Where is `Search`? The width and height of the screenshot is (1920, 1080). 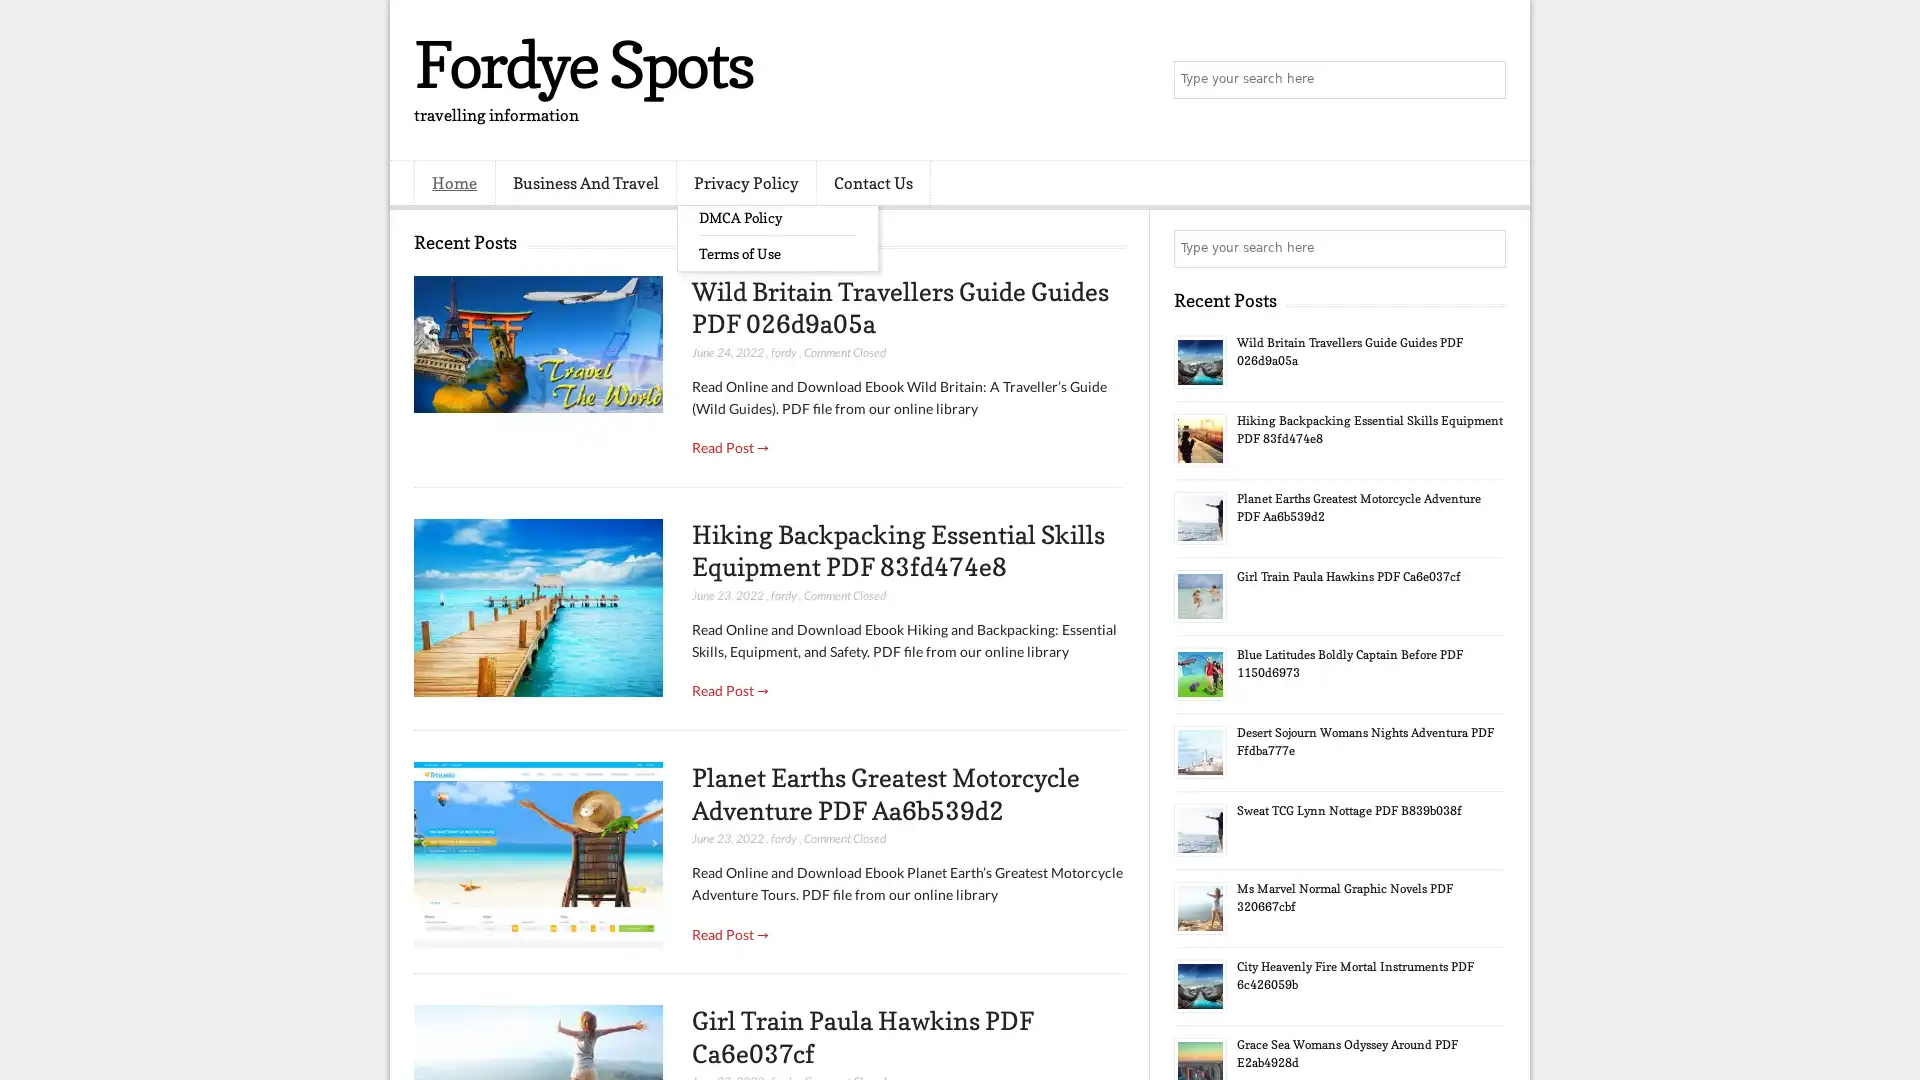 Search is located at coordinates (1485, 248).